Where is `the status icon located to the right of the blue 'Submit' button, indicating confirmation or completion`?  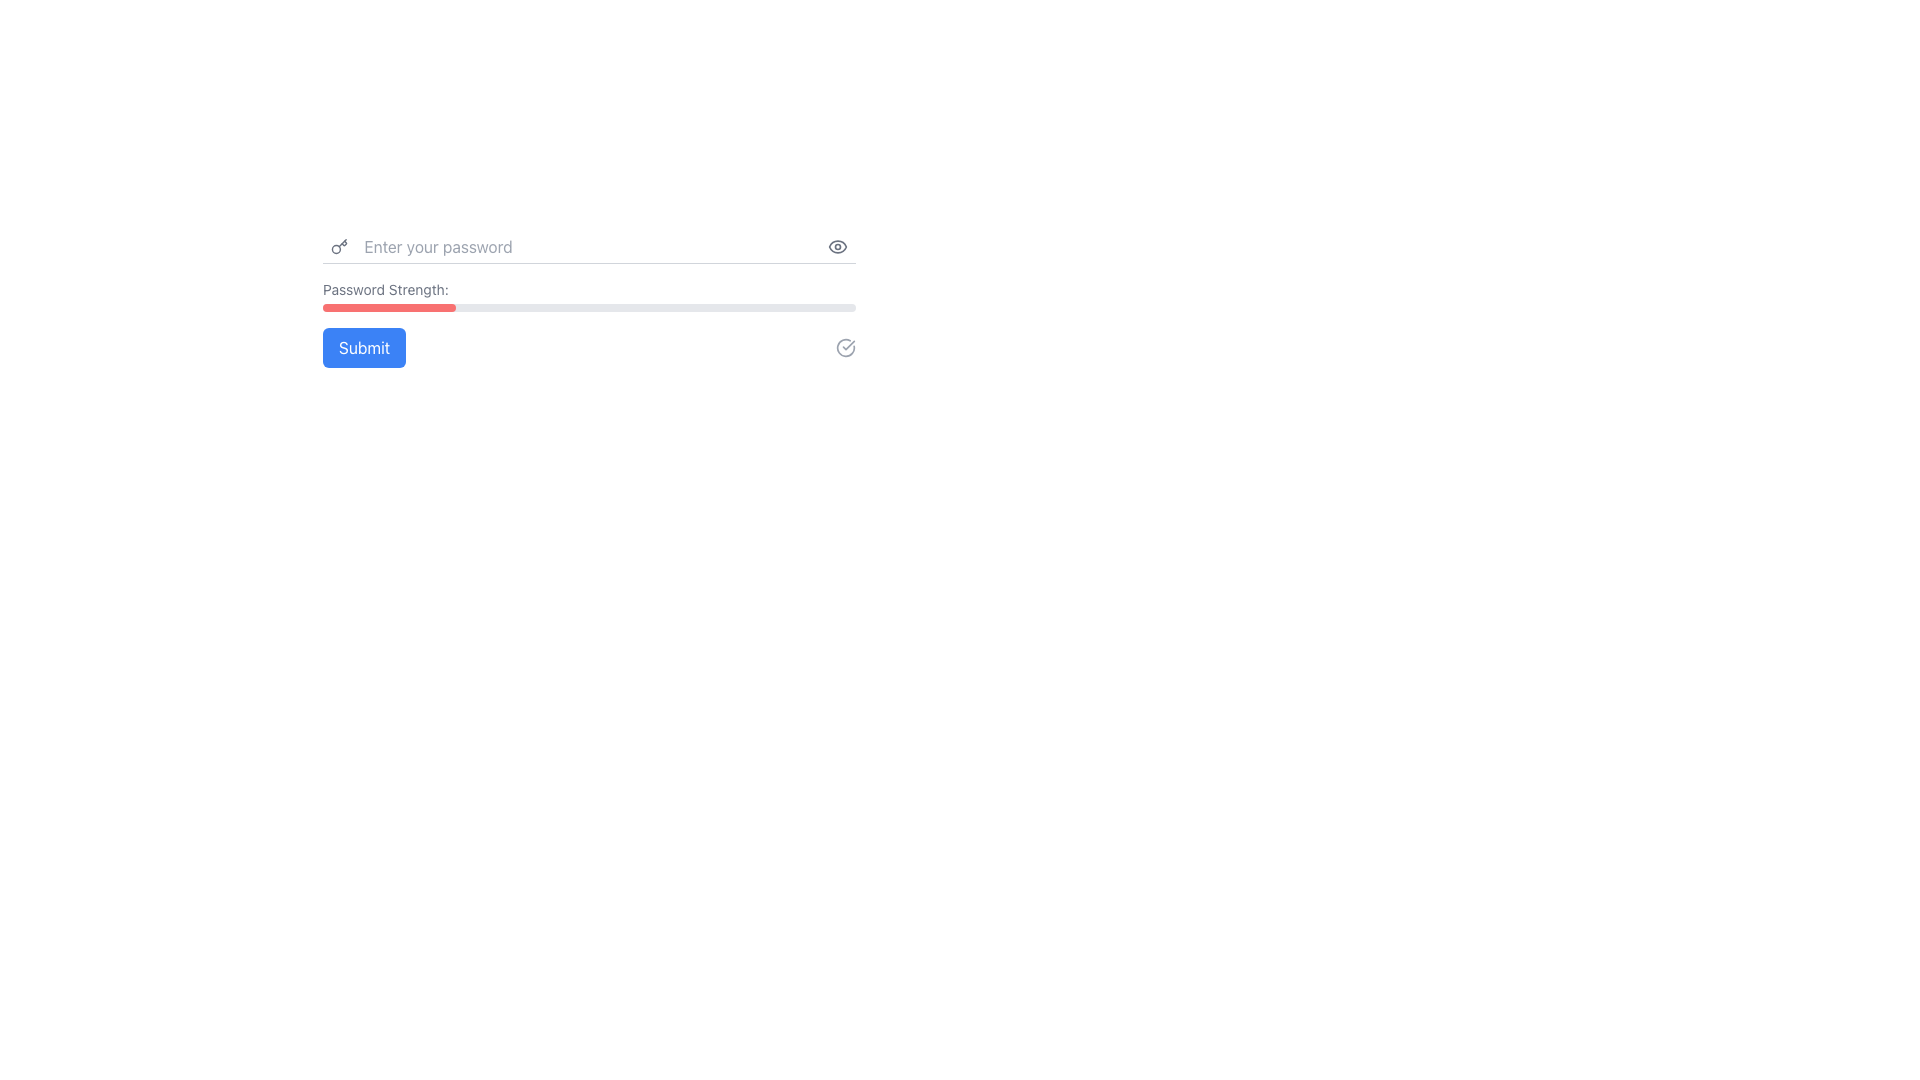 the status icon located to the right of the blue 'Submit' button, indicating confirmation or completion is located at coordinates (845, 346).